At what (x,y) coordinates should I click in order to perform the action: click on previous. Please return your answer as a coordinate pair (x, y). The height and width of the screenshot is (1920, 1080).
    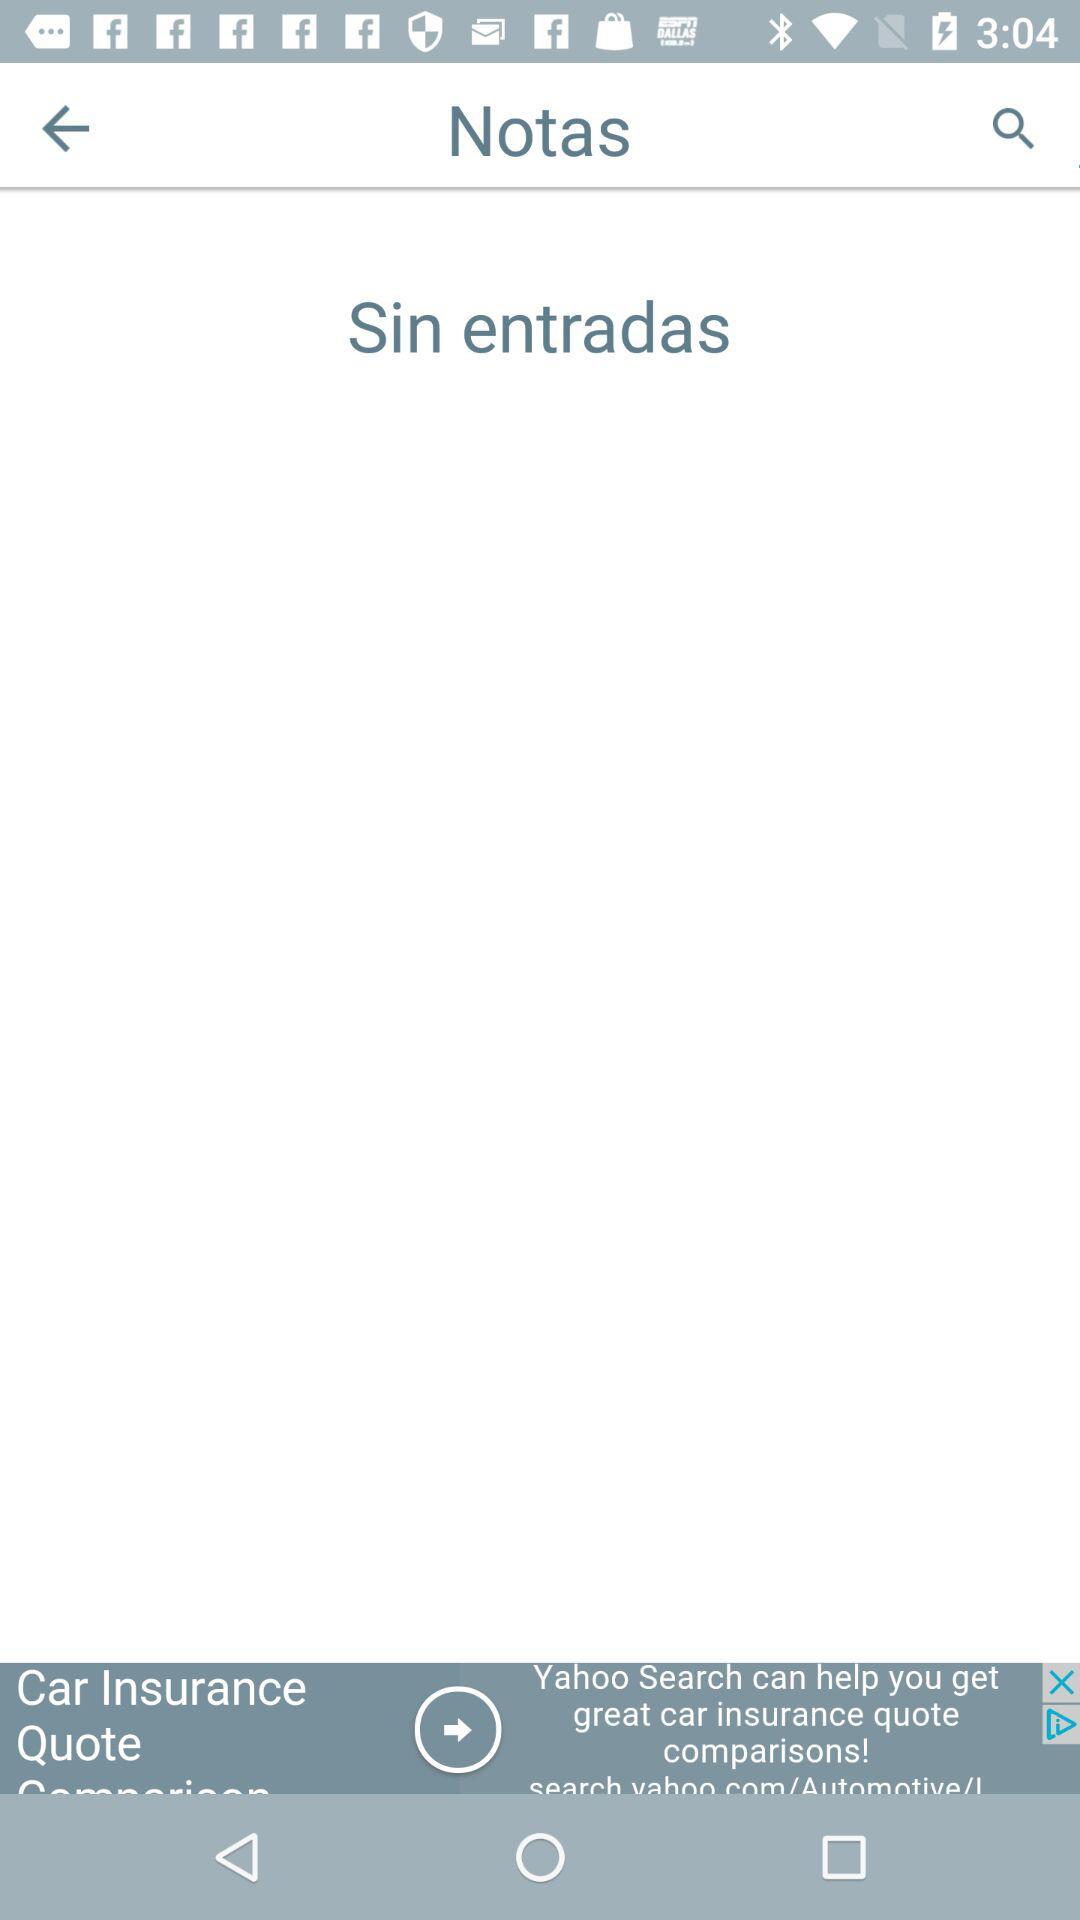
    Looking at the image, I should click on (64, 127).